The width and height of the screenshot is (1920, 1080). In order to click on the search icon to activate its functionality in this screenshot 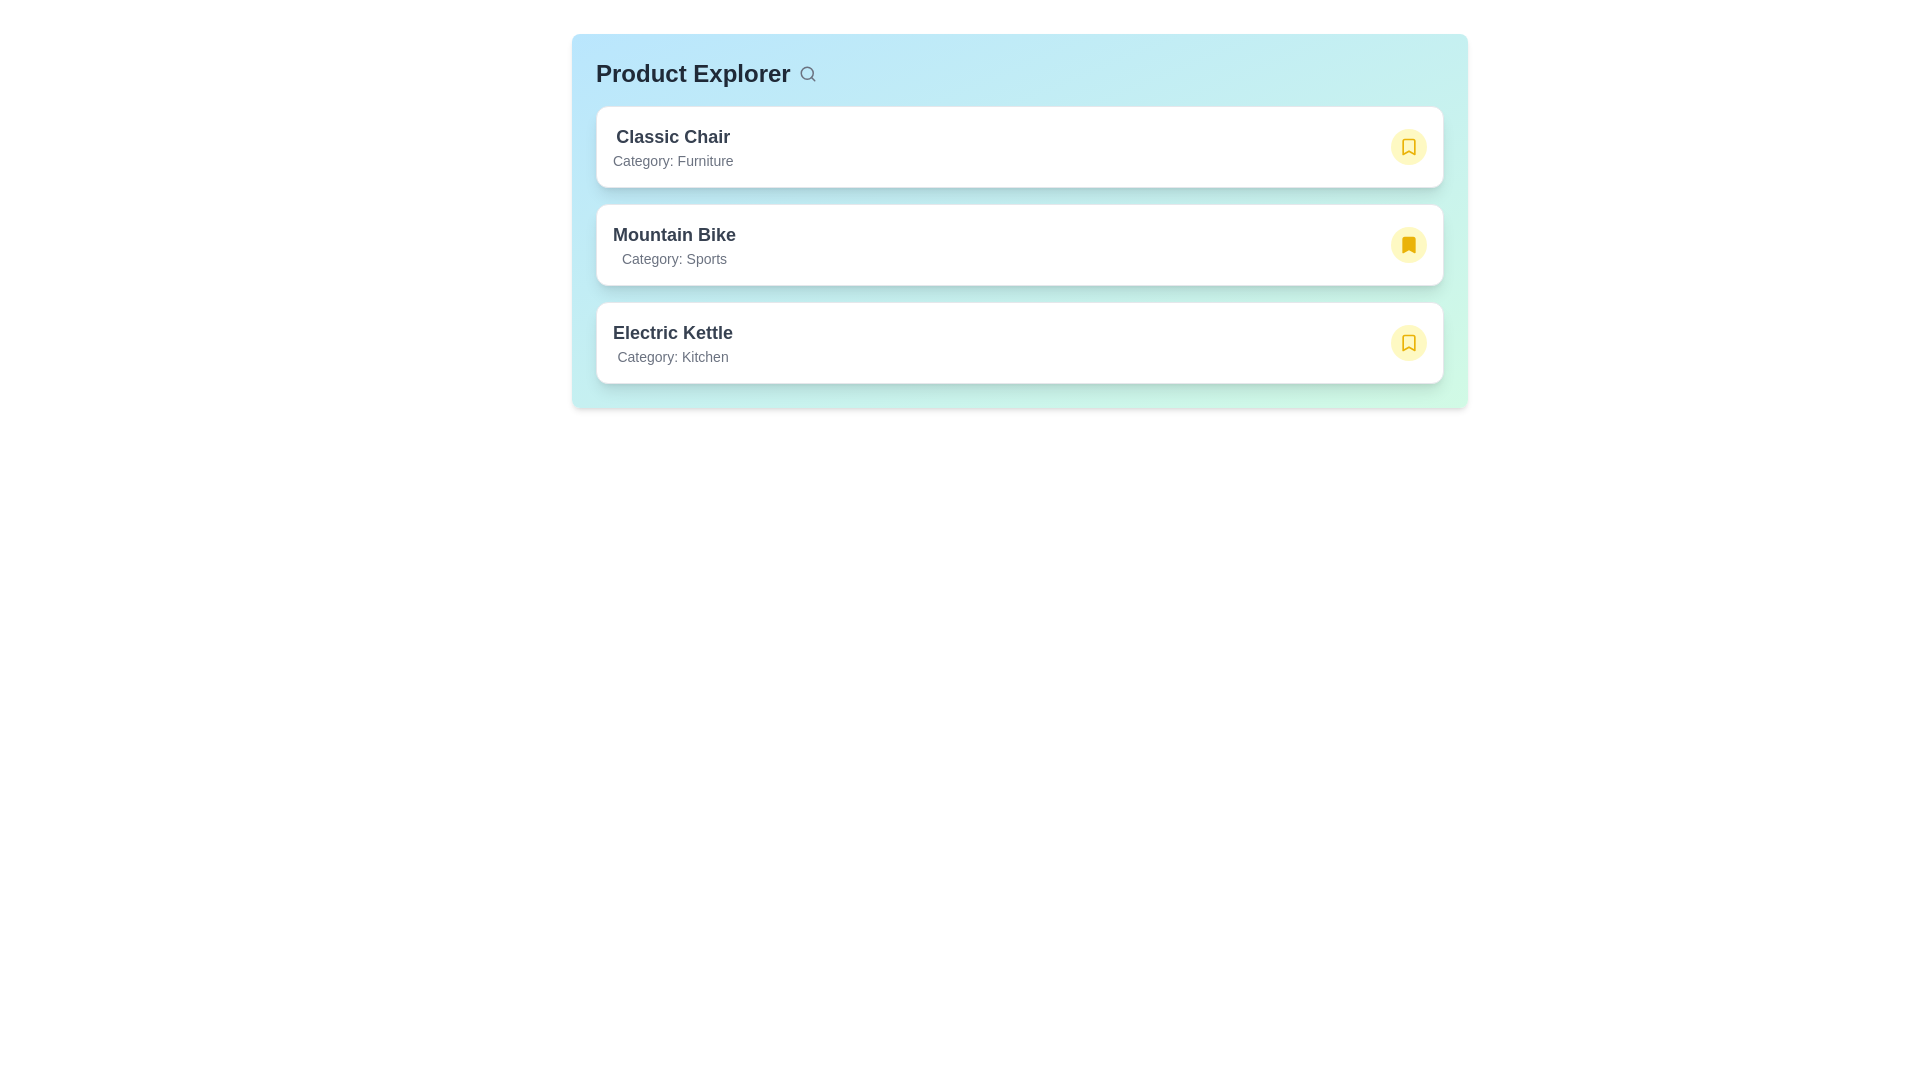, I will do `click(806, 72)`.